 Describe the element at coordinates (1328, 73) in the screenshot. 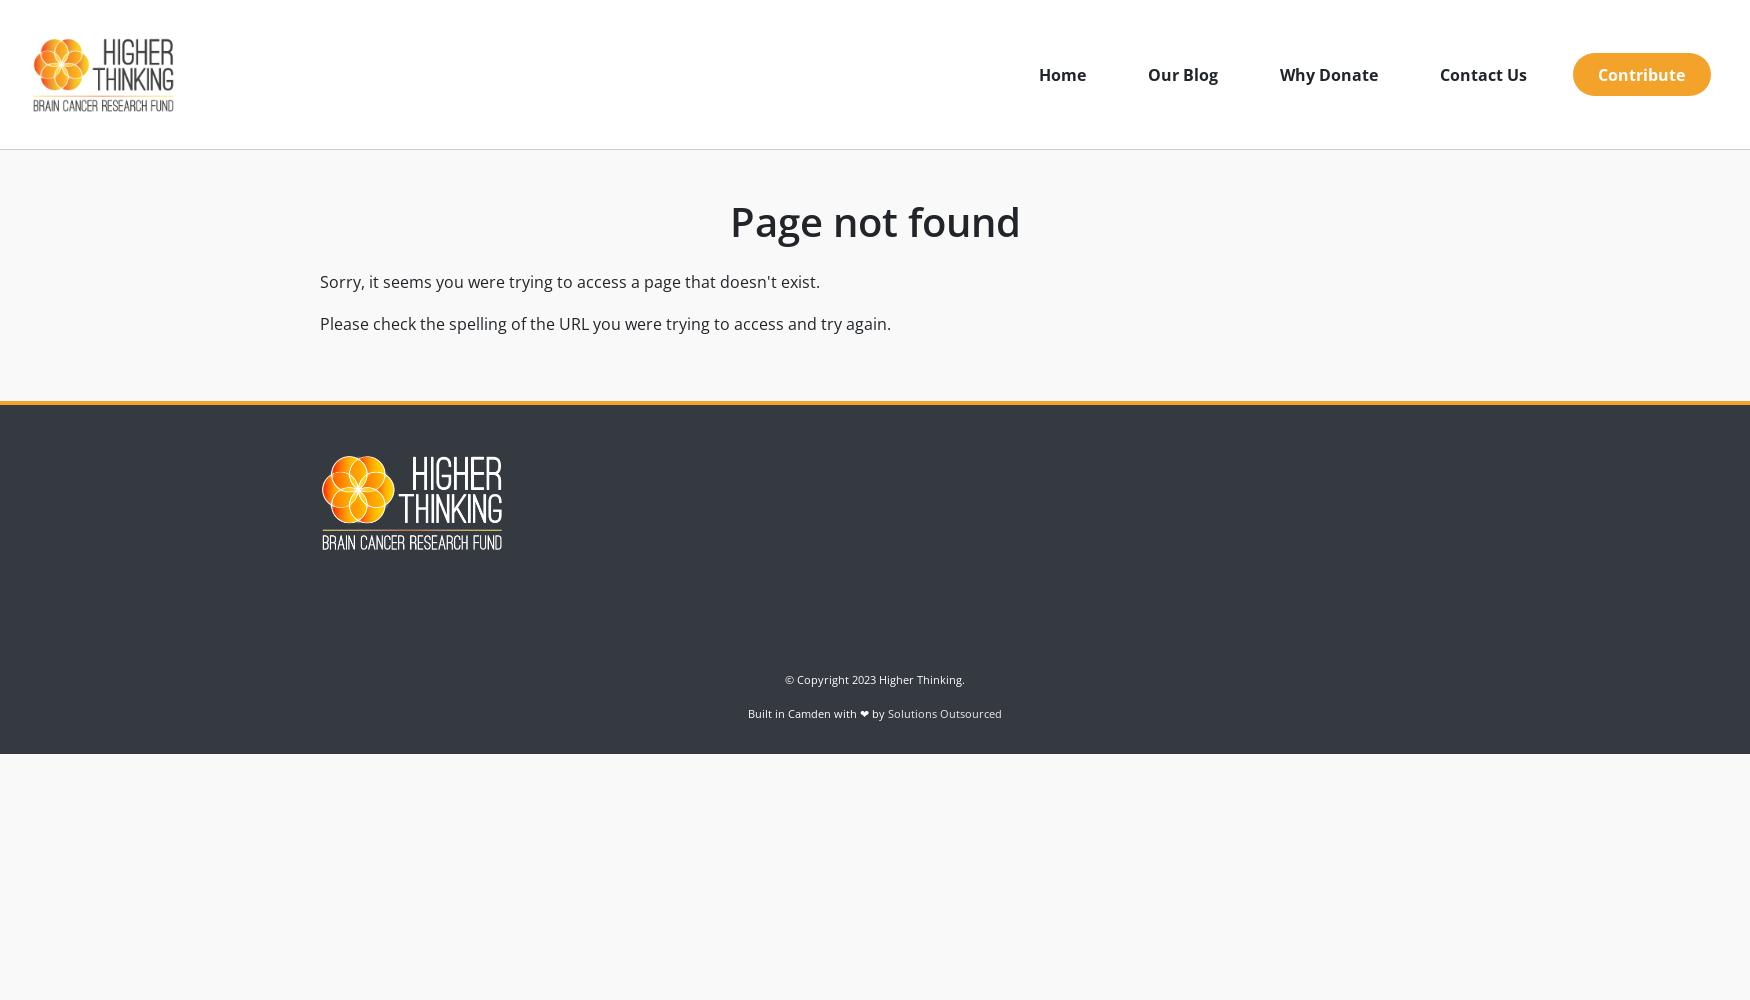

I see `'Why Donate'` at that location.